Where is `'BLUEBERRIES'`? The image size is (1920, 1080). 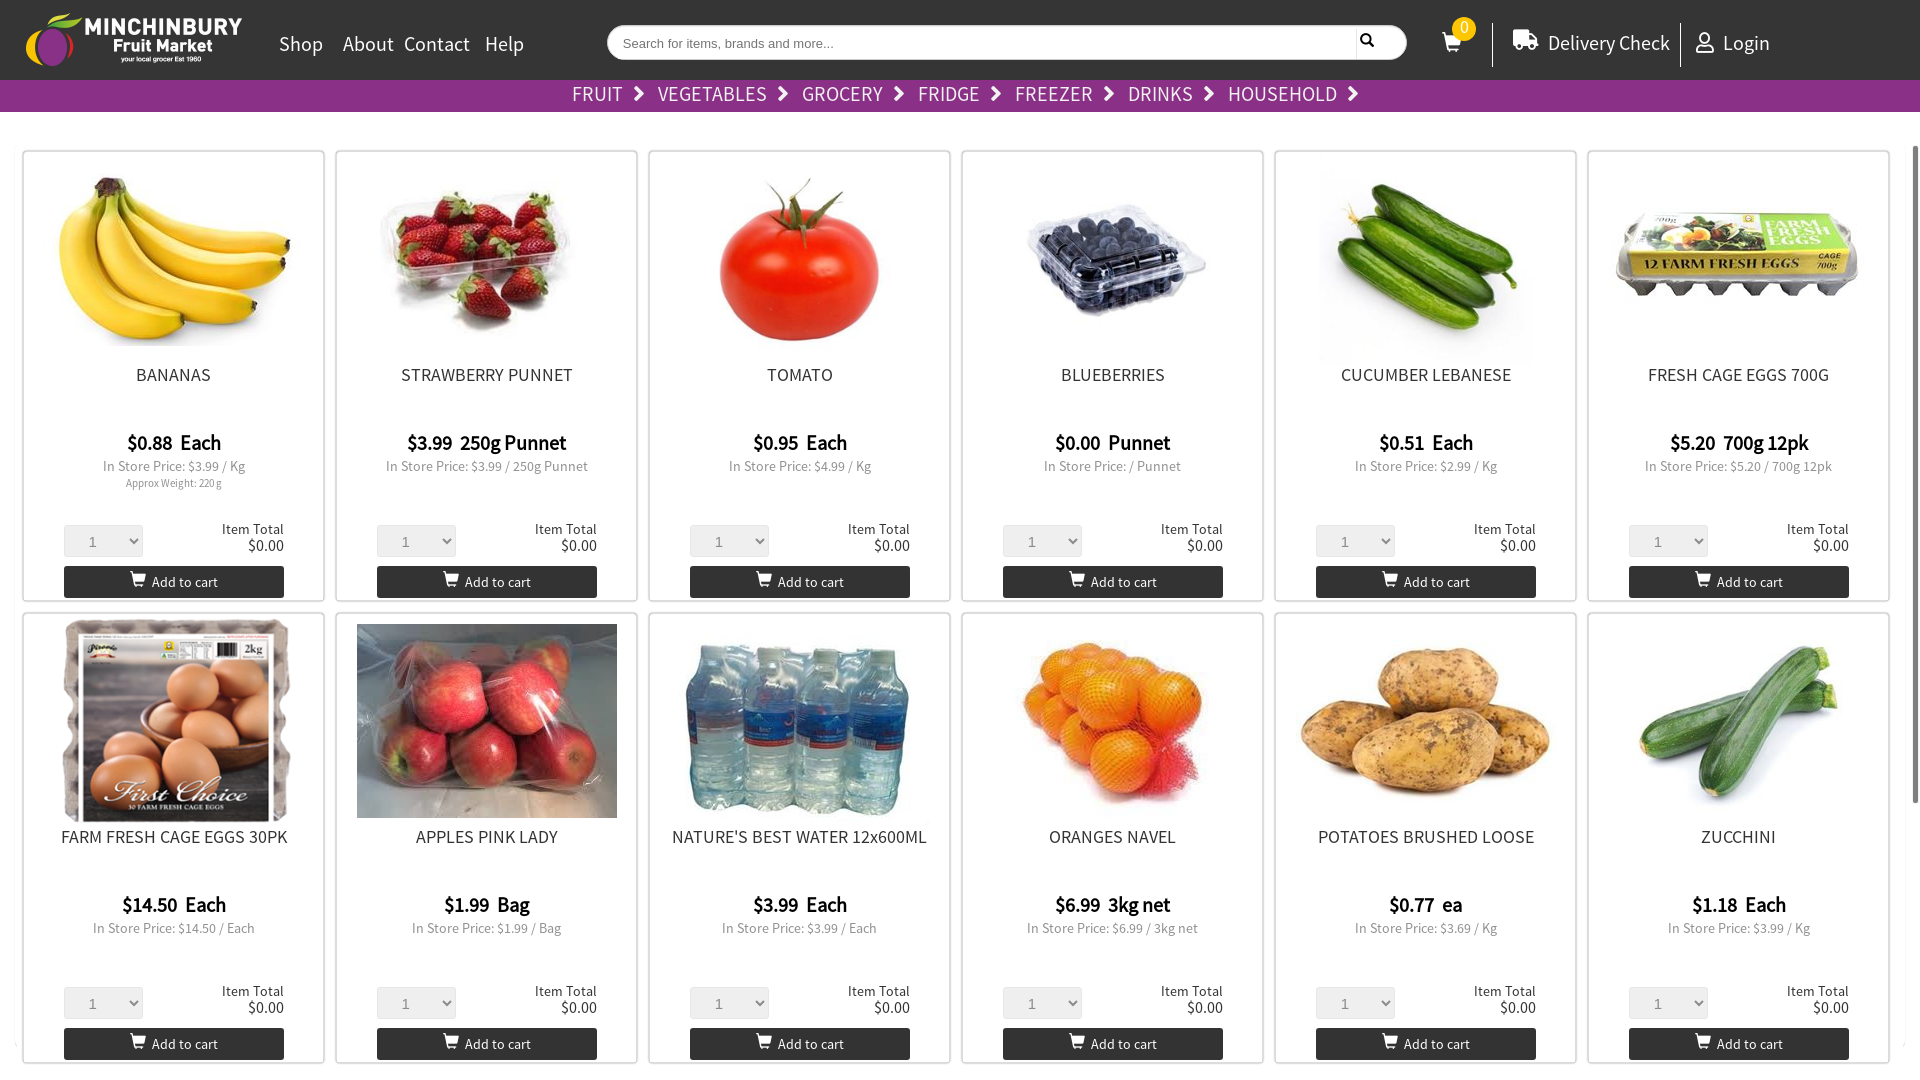
'BLUEBERRIES' is located at coordinates (1112, 374).